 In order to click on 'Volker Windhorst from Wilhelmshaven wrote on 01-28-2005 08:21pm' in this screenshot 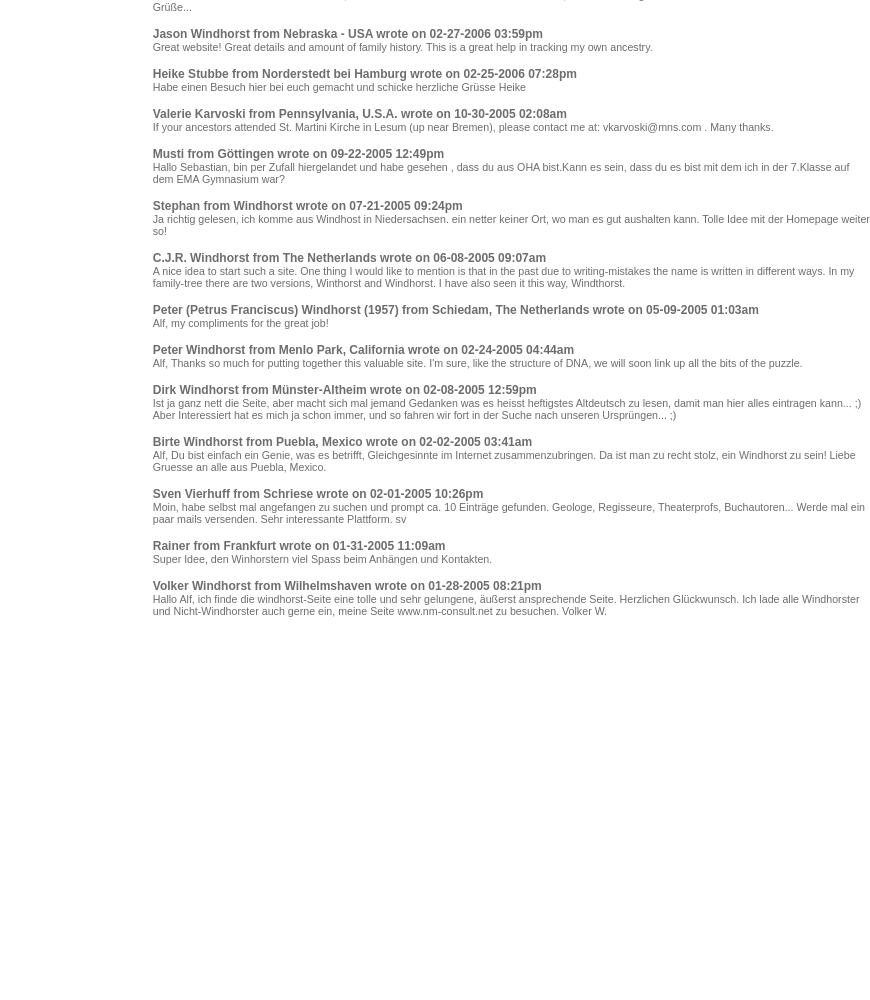, I will do `click(346, 585)`.